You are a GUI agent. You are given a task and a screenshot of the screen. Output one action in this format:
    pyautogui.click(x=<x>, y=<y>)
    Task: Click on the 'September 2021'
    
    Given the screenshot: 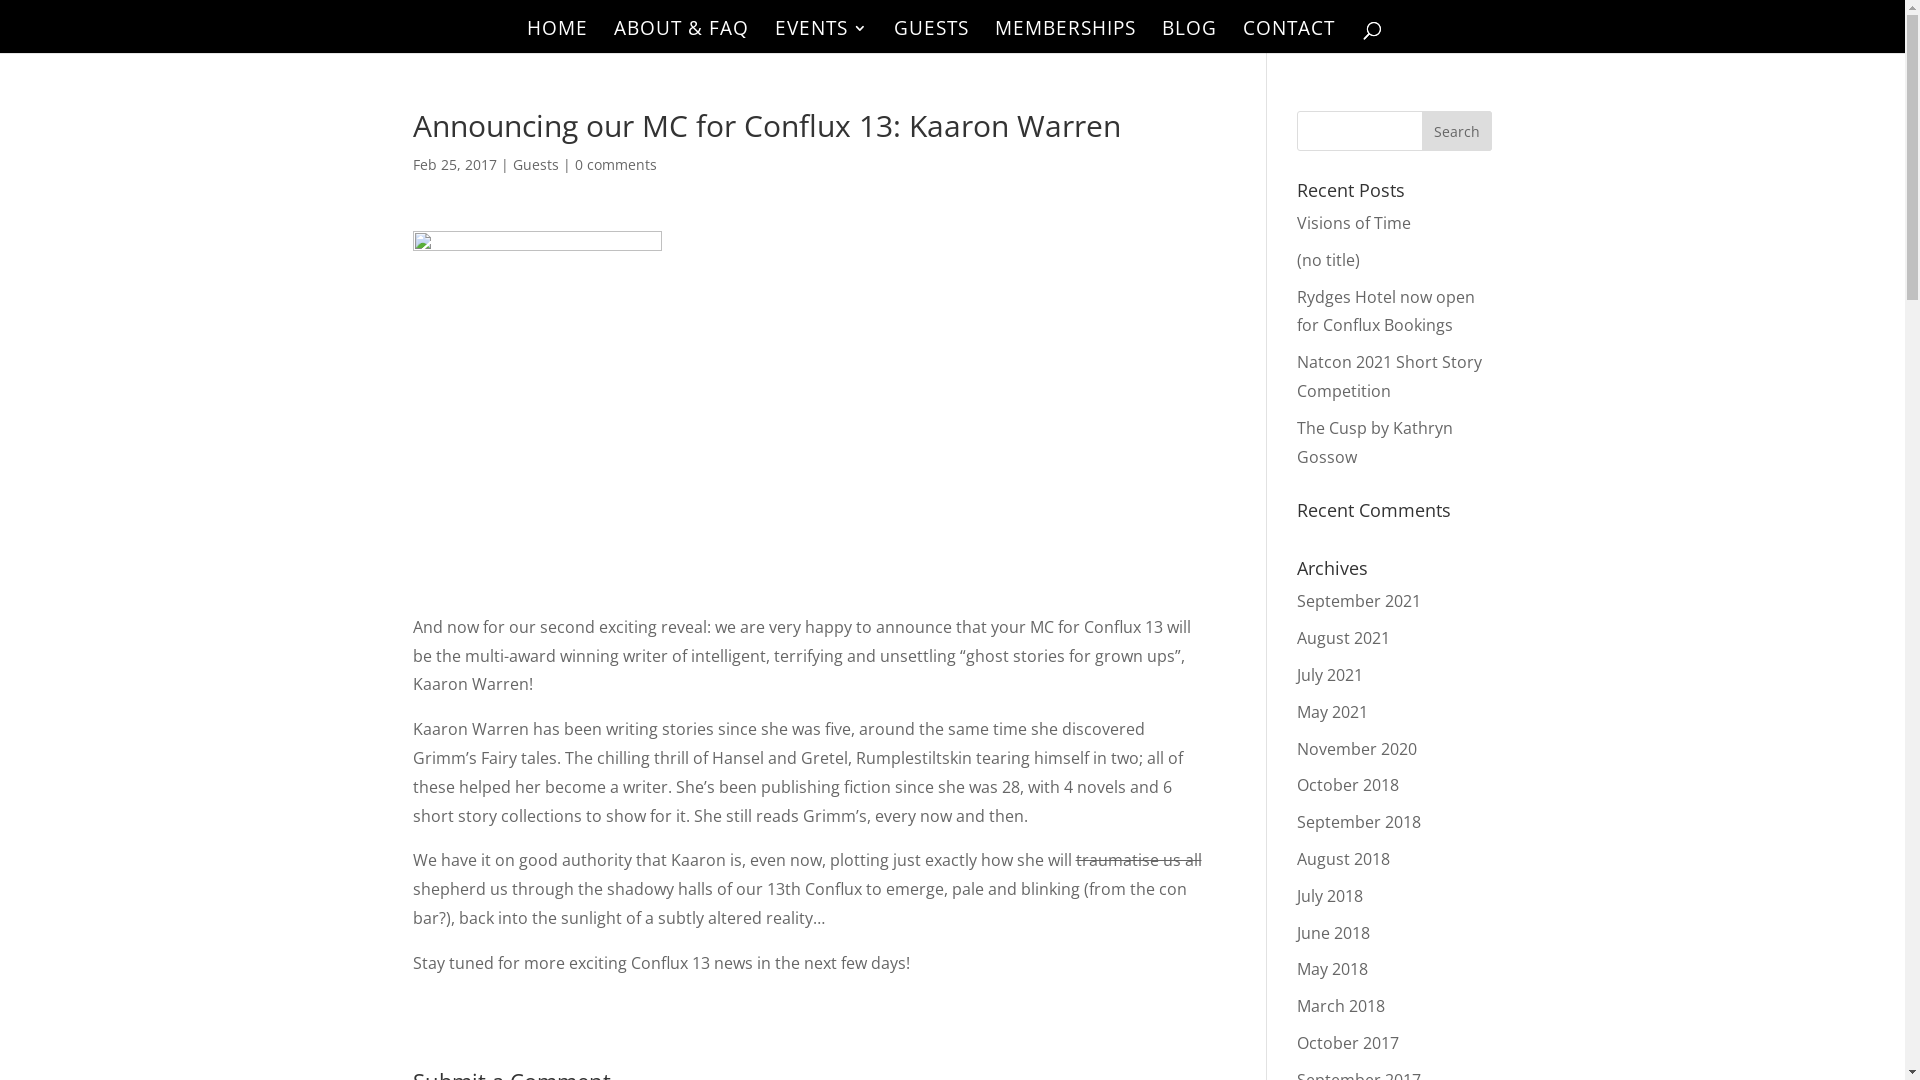 What is the action you would take?
    pyautogui.click(x=1358, y=600)
    